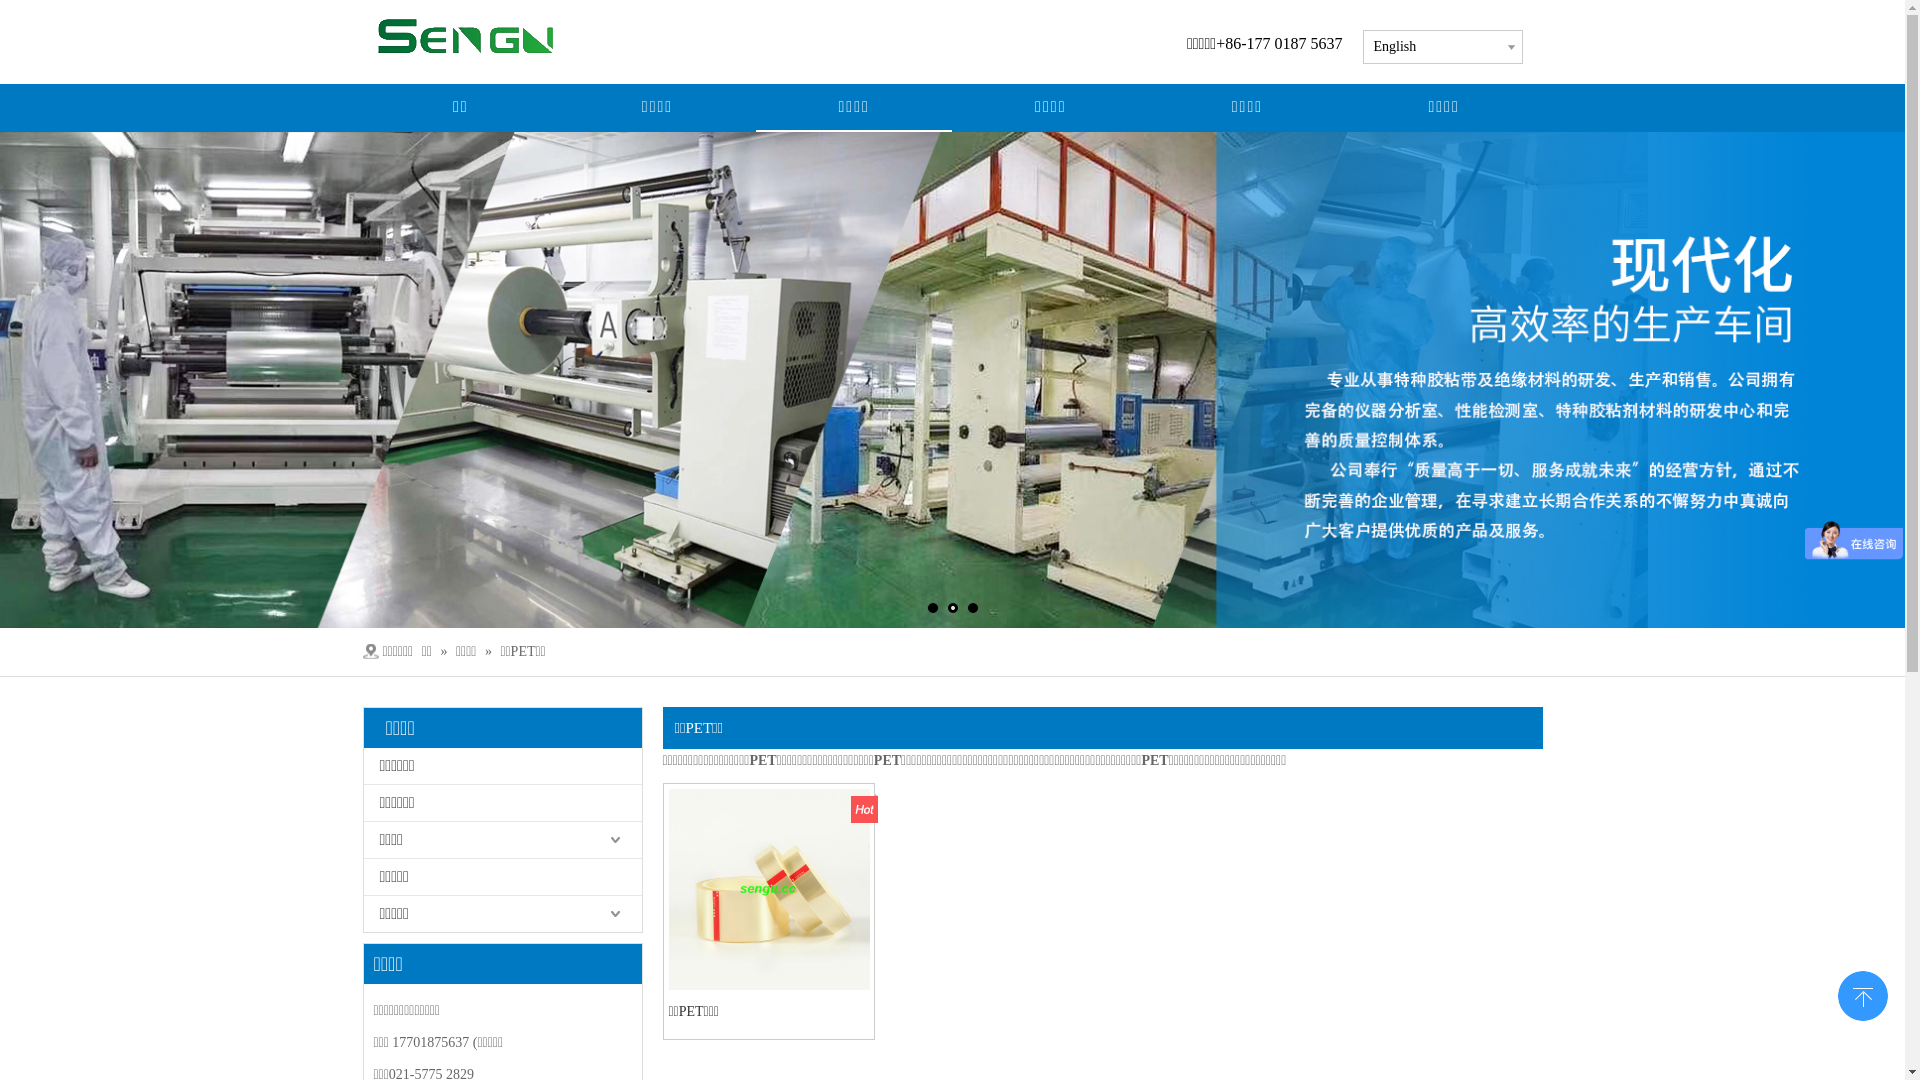 The height and width of the screenshot is (1080, 1920). What do you see at coordinates (483, 35) in the screenshot?
I see `'logo'` at bounding box center [483, 35].